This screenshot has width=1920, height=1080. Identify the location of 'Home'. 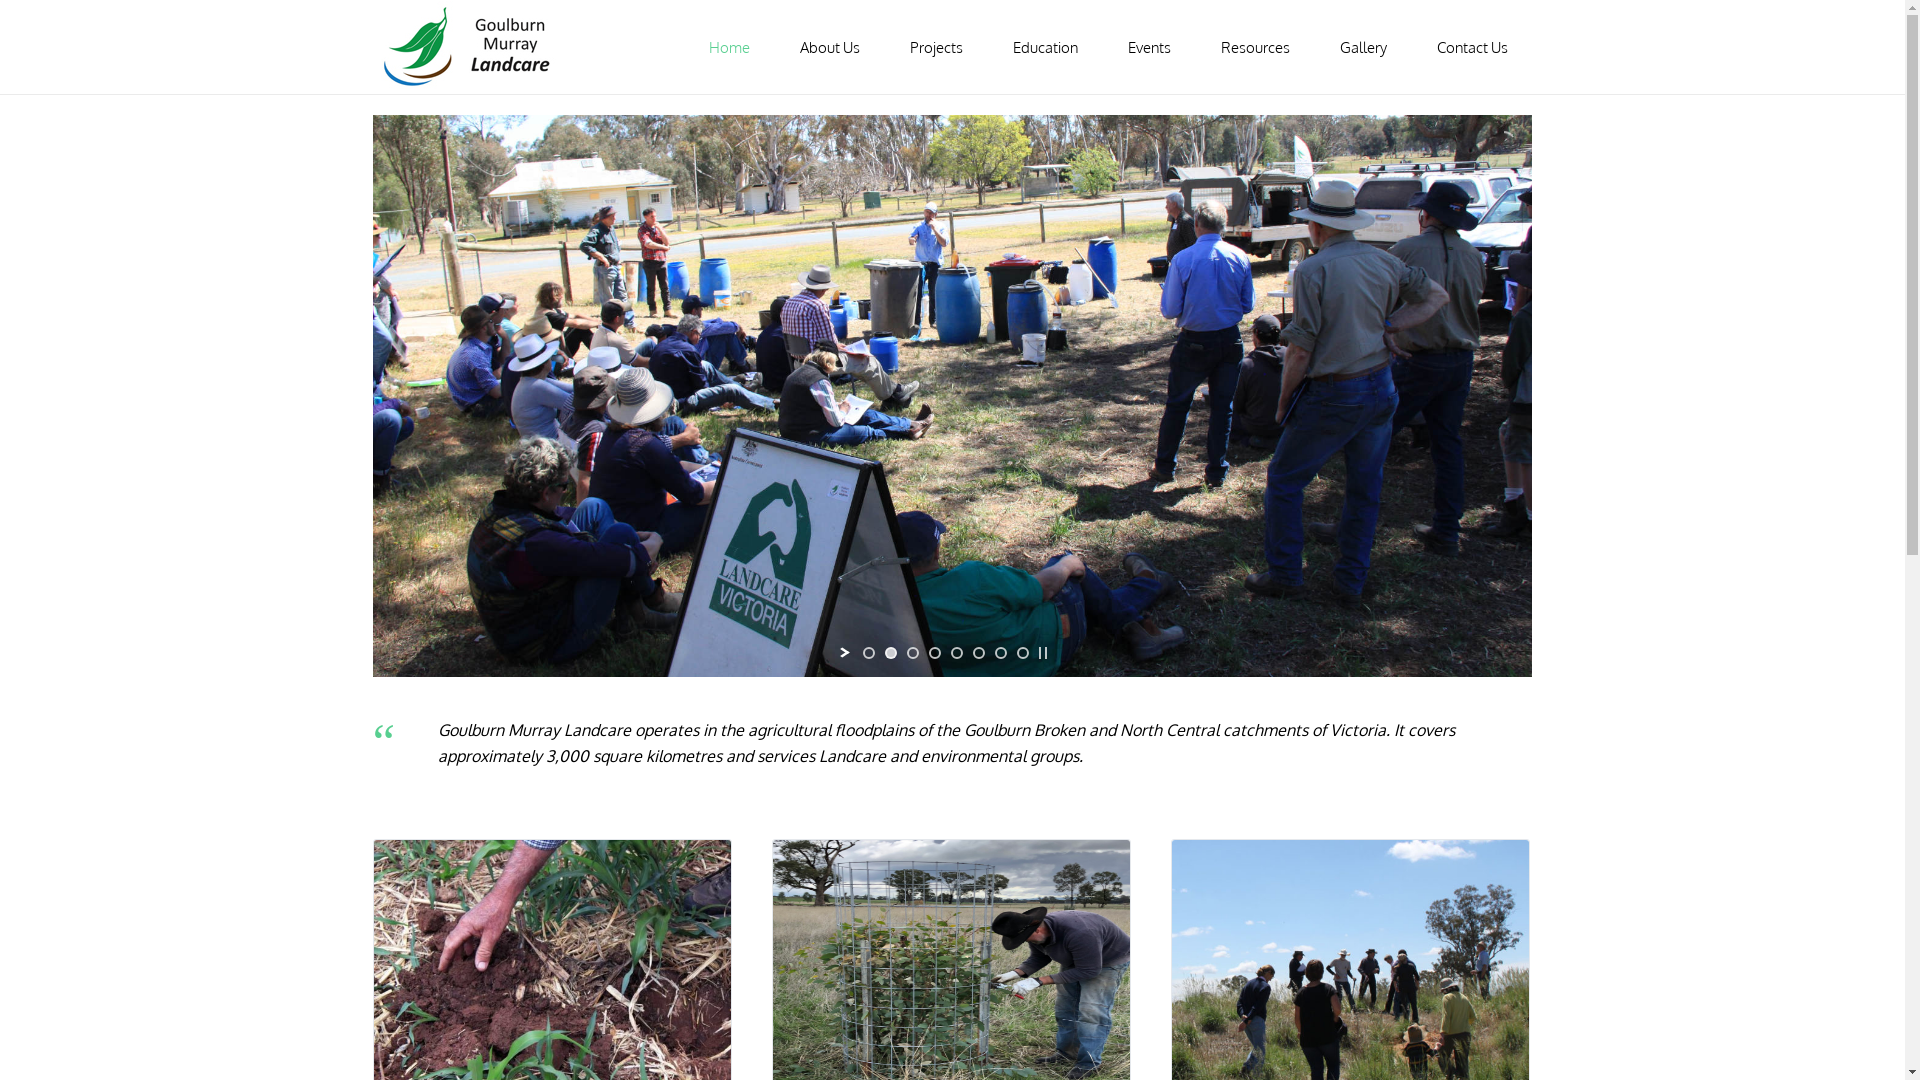
(728, 46).